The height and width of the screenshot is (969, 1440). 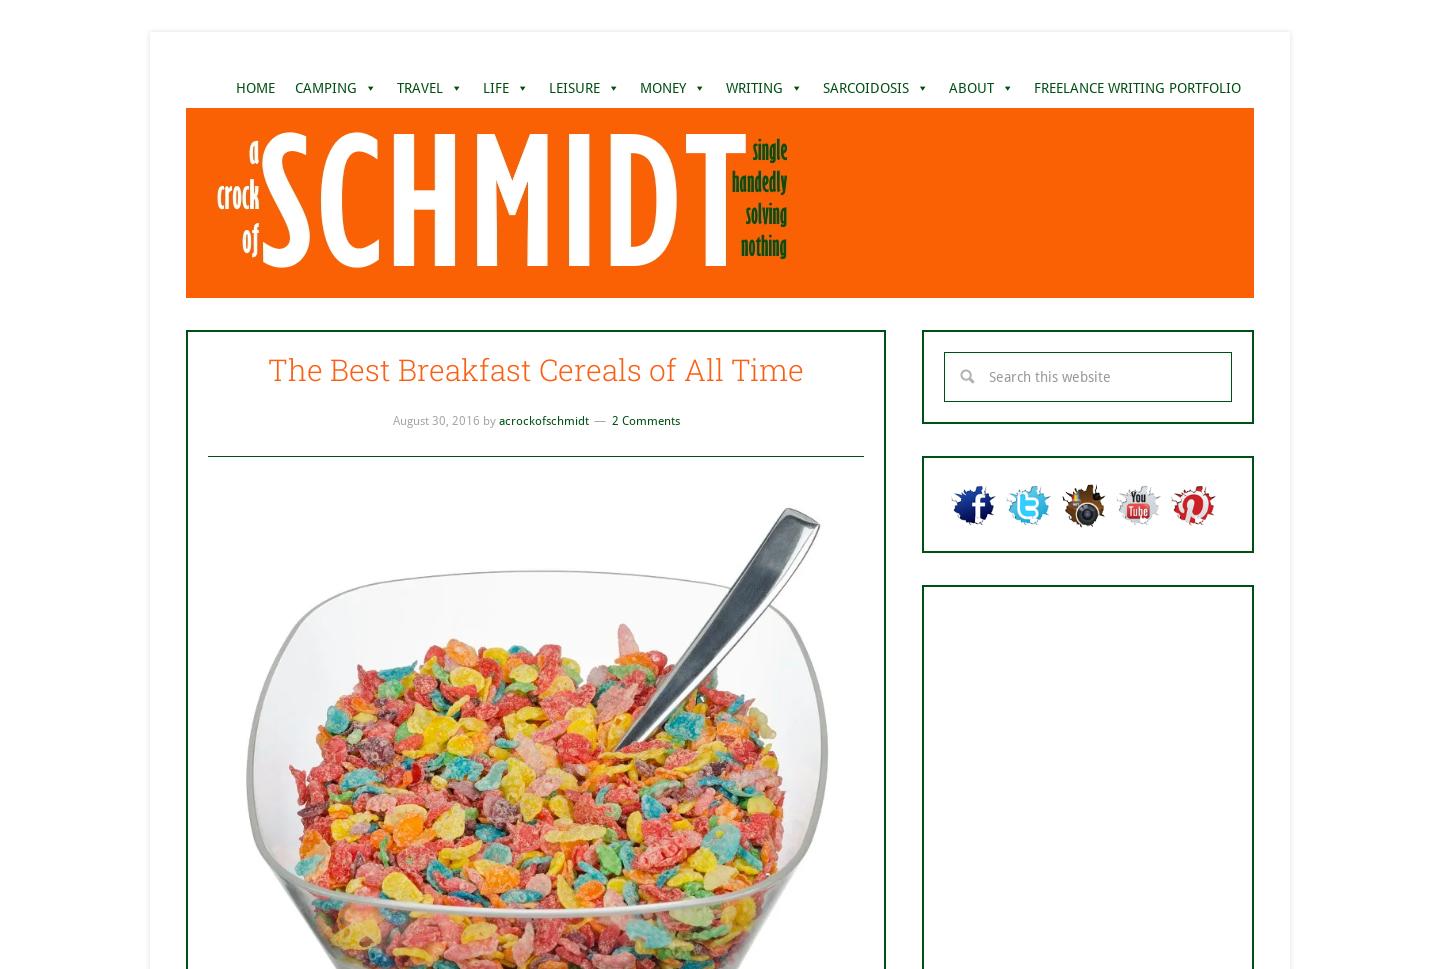 I want to click on 'SPORTS SCHMIDT', so click(x=602, y=239).